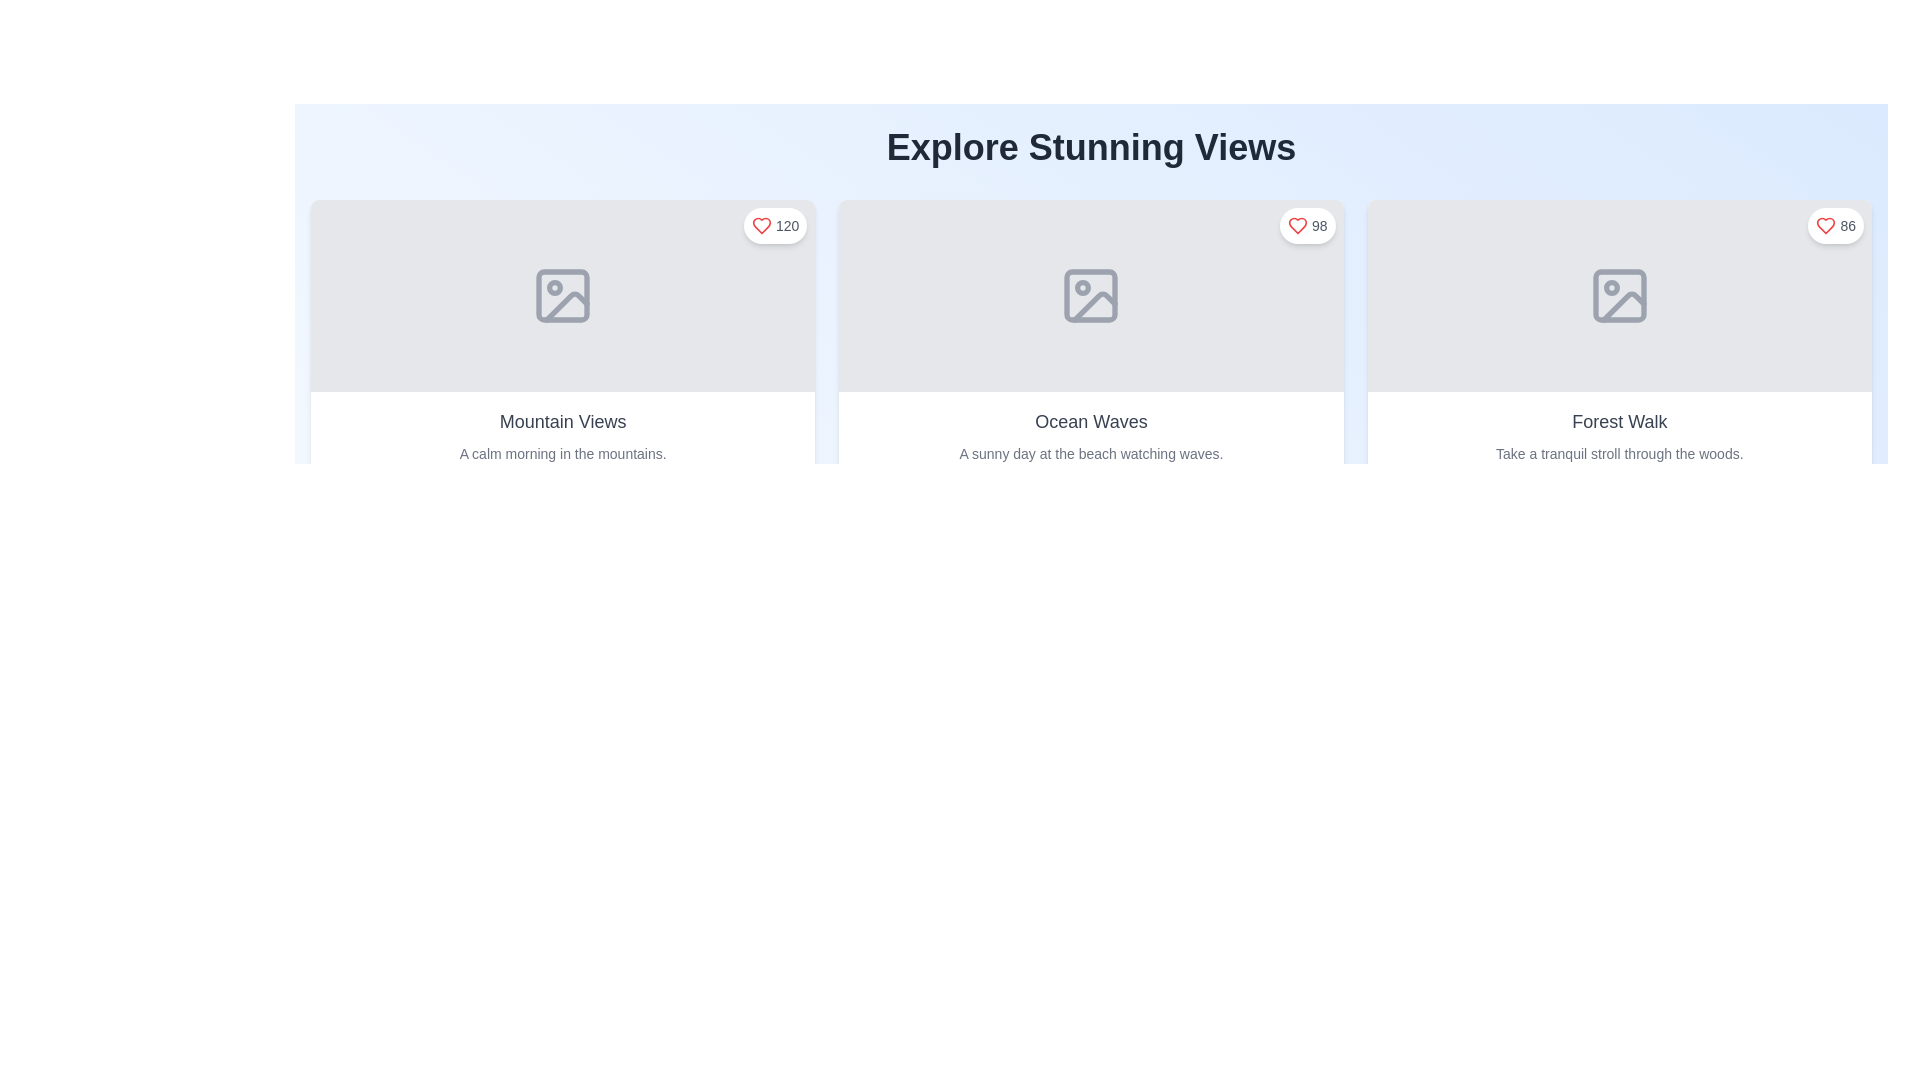  I want to click on diagonal line element resembling a mountain profile within the 'Mountain Views' card using developer tools, so click(566, 307).